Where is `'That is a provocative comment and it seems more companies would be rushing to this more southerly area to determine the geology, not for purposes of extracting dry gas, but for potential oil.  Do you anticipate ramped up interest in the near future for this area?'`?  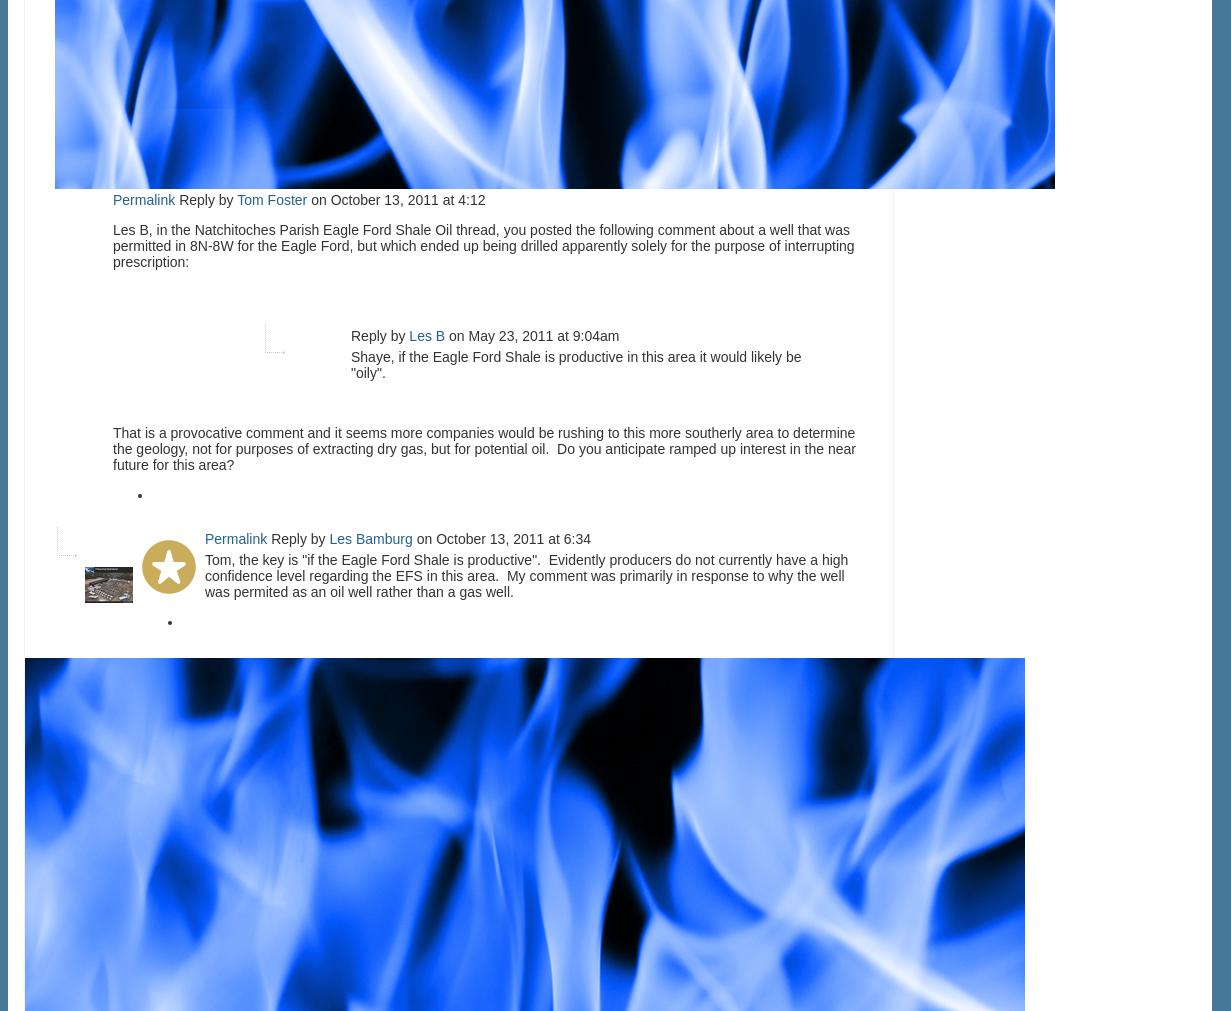 'That is a provocative comment and it seems more companies would be rushing to this more southerly area to determine the geology, not for purposes of extracting dry gas, but for potential oil.  Do you anticipate ramped up interest in the near future for this area?' is located at coordinates (113, 447).